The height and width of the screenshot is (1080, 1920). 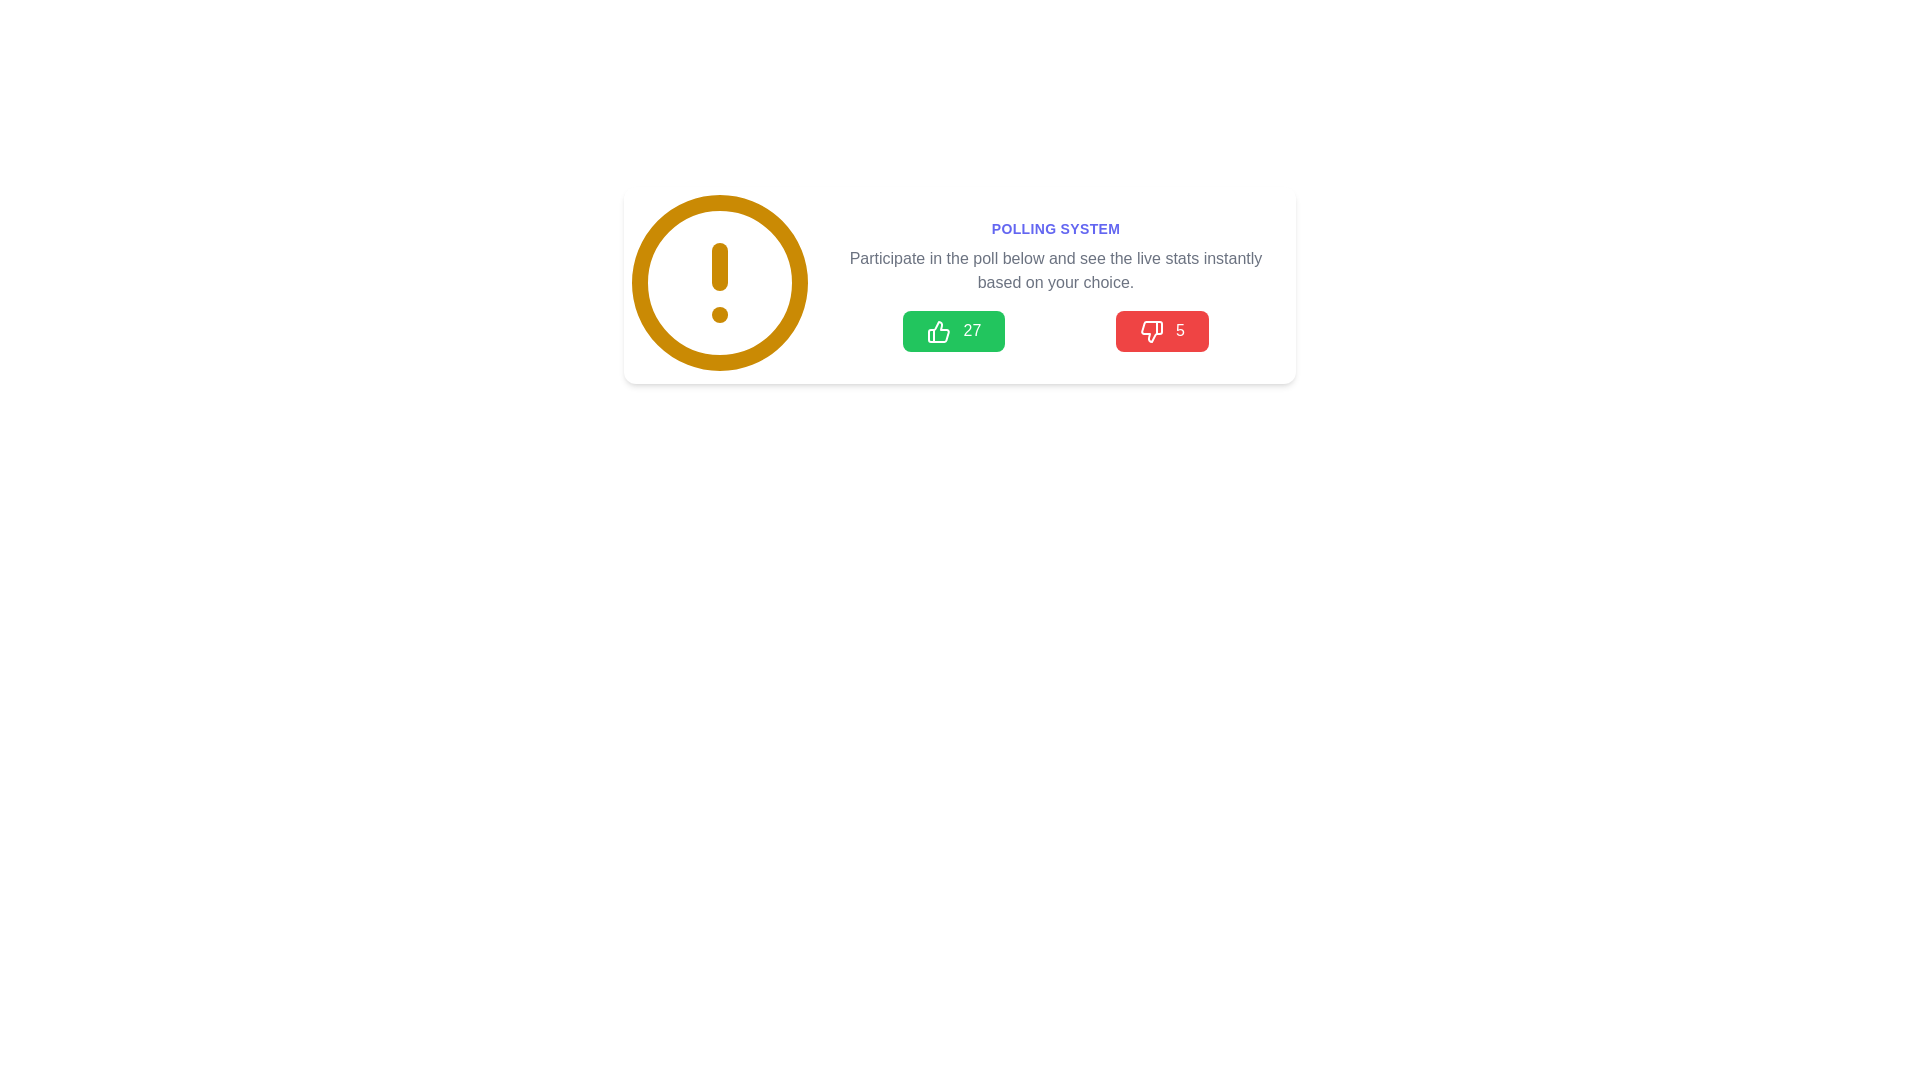 What do you see at coordinates (938, 330) in the screenshot?
I see `the thumbs-up icon button located in the central part of the interface above the vote count (27)` at bounding box center [938, 330].